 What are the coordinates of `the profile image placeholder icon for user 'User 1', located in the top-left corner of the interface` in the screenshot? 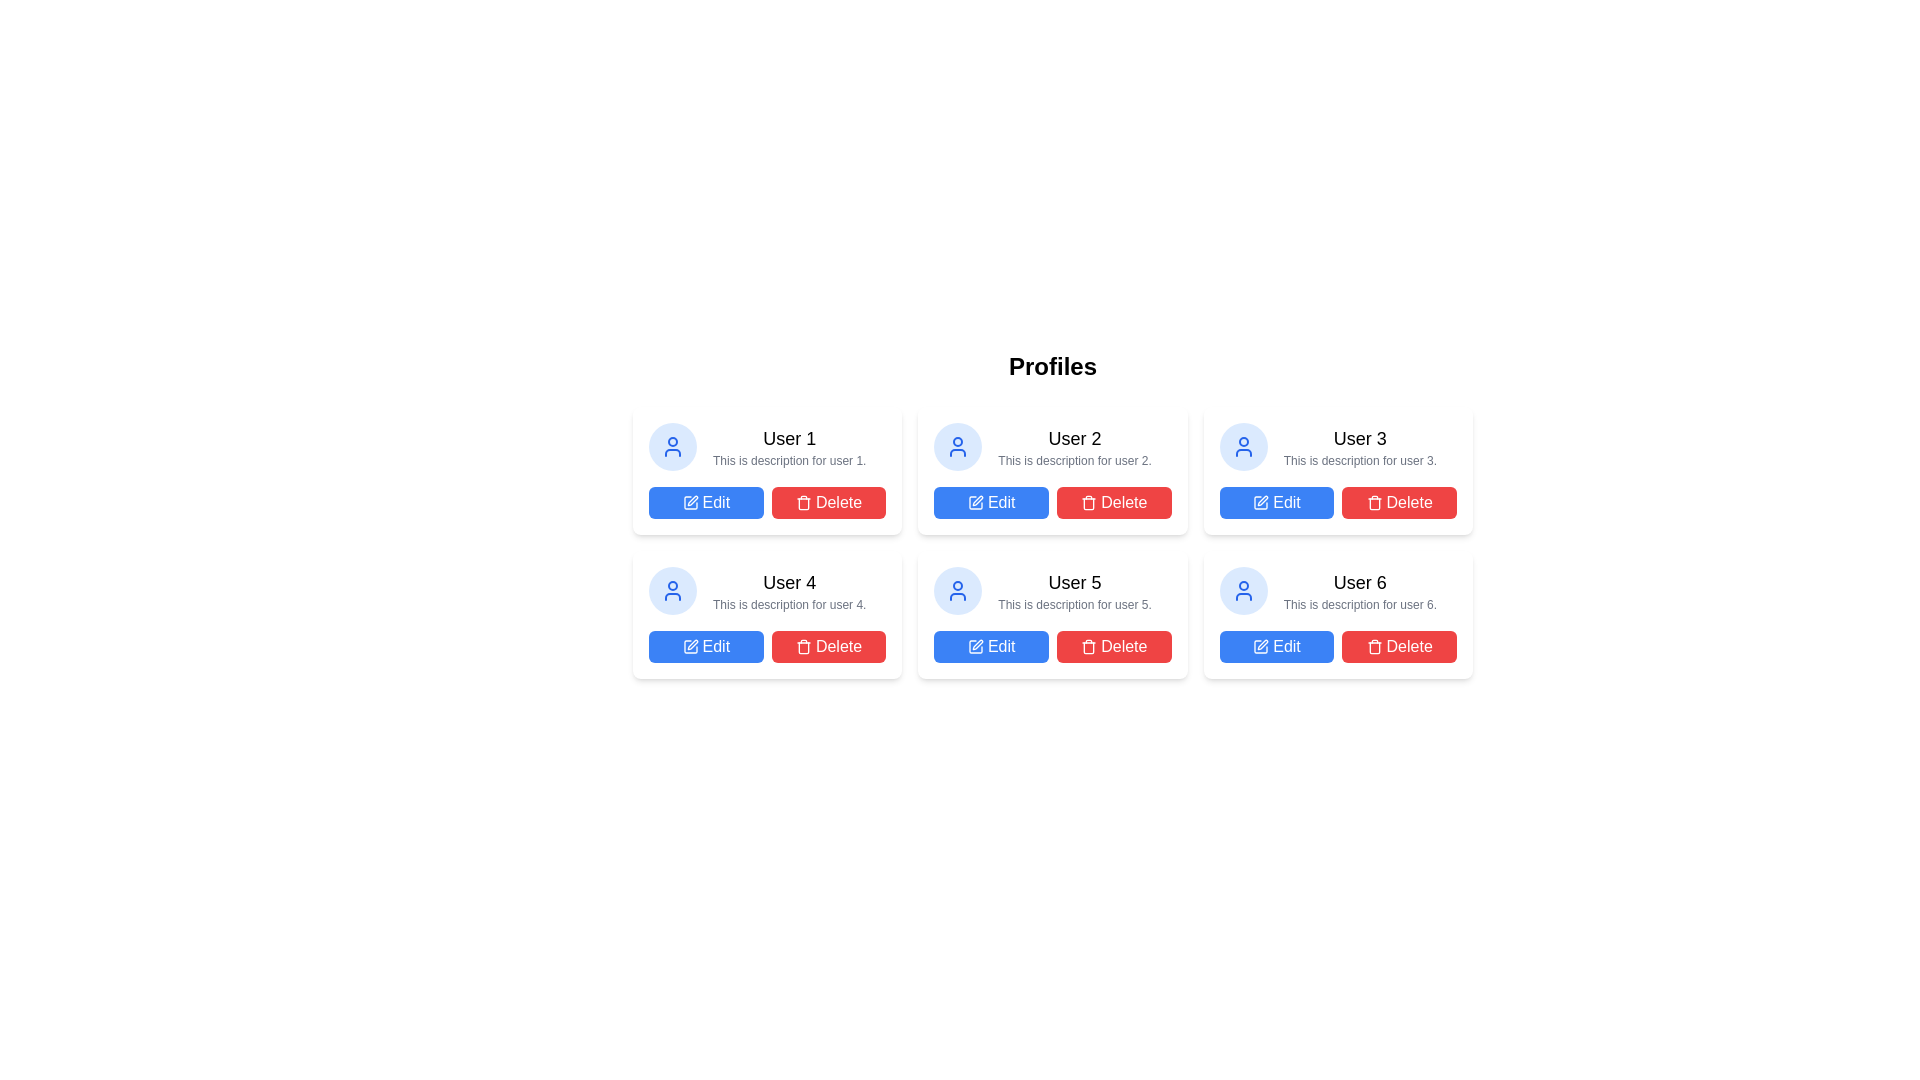 It's located at (672, 446).